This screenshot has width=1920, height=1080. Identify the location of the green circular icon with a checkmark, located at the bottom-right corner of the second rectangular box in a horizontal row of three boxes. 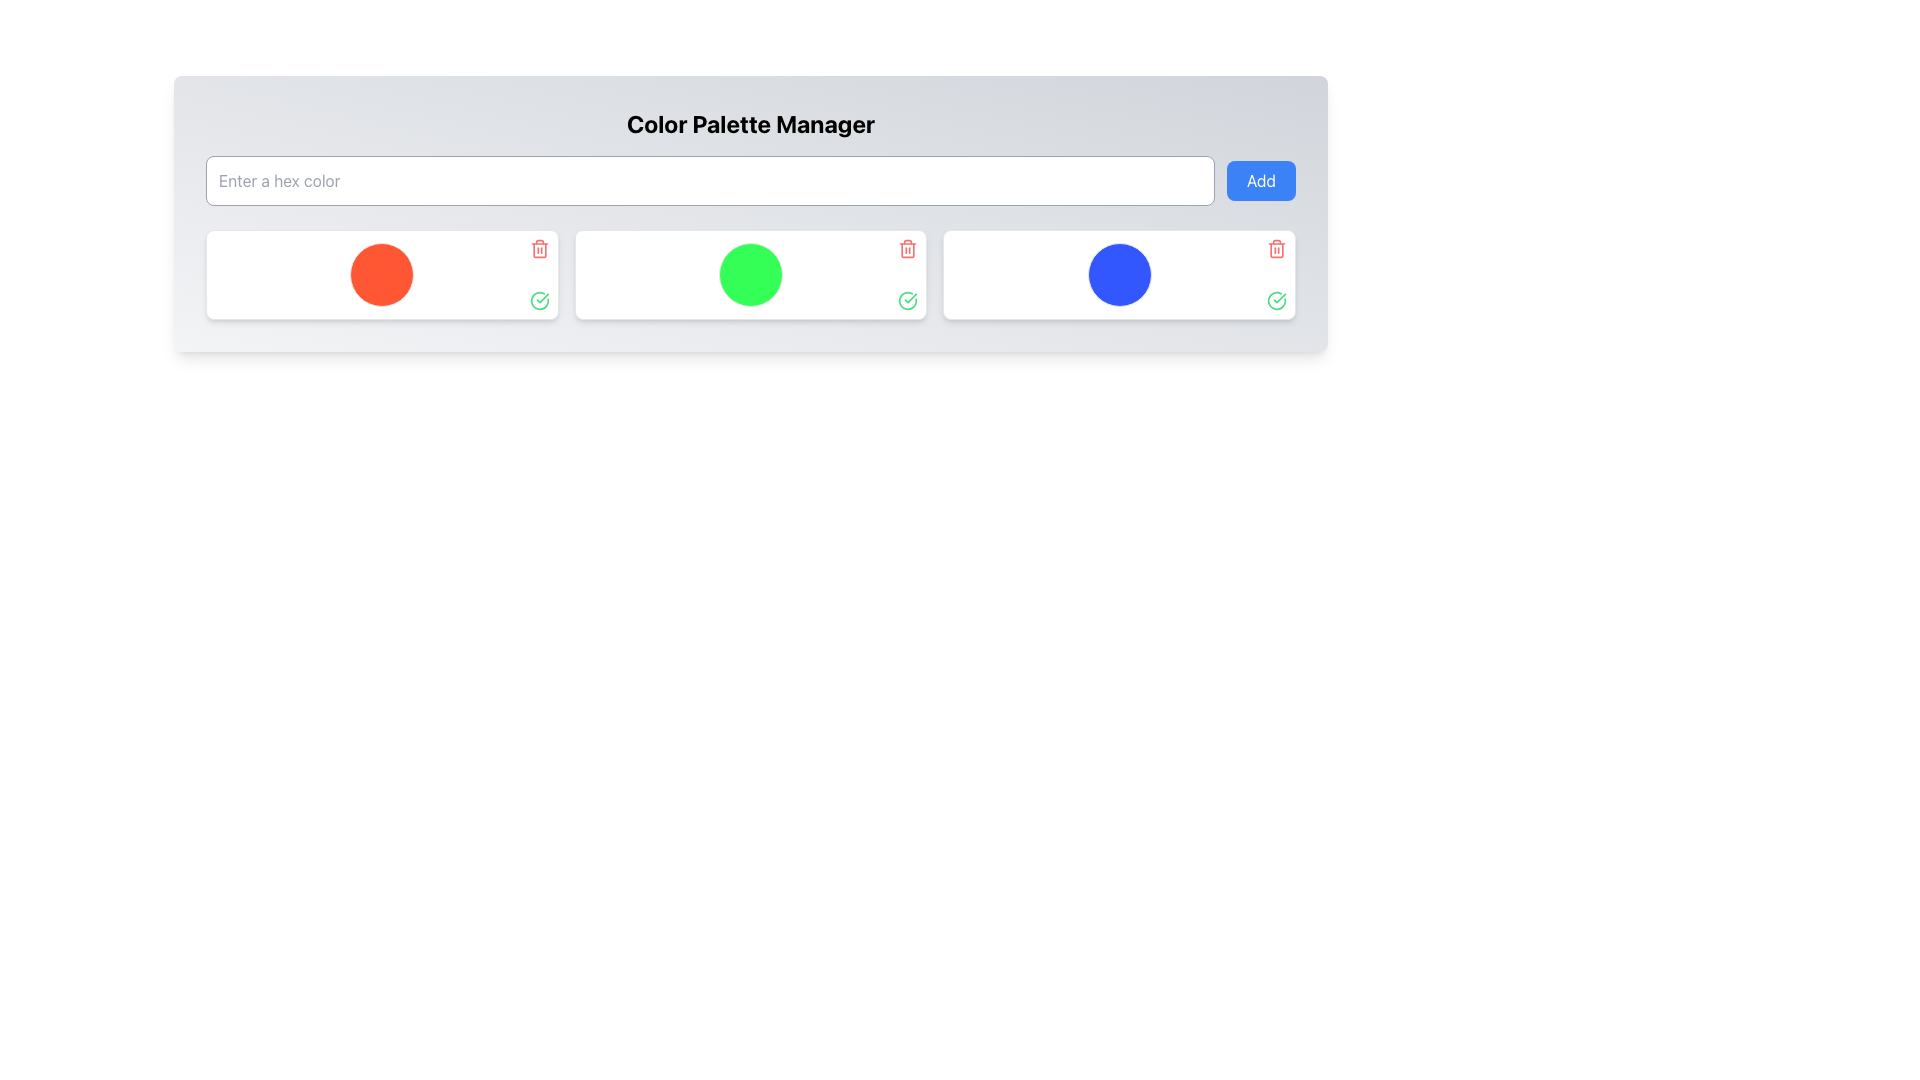
(1275, 300).